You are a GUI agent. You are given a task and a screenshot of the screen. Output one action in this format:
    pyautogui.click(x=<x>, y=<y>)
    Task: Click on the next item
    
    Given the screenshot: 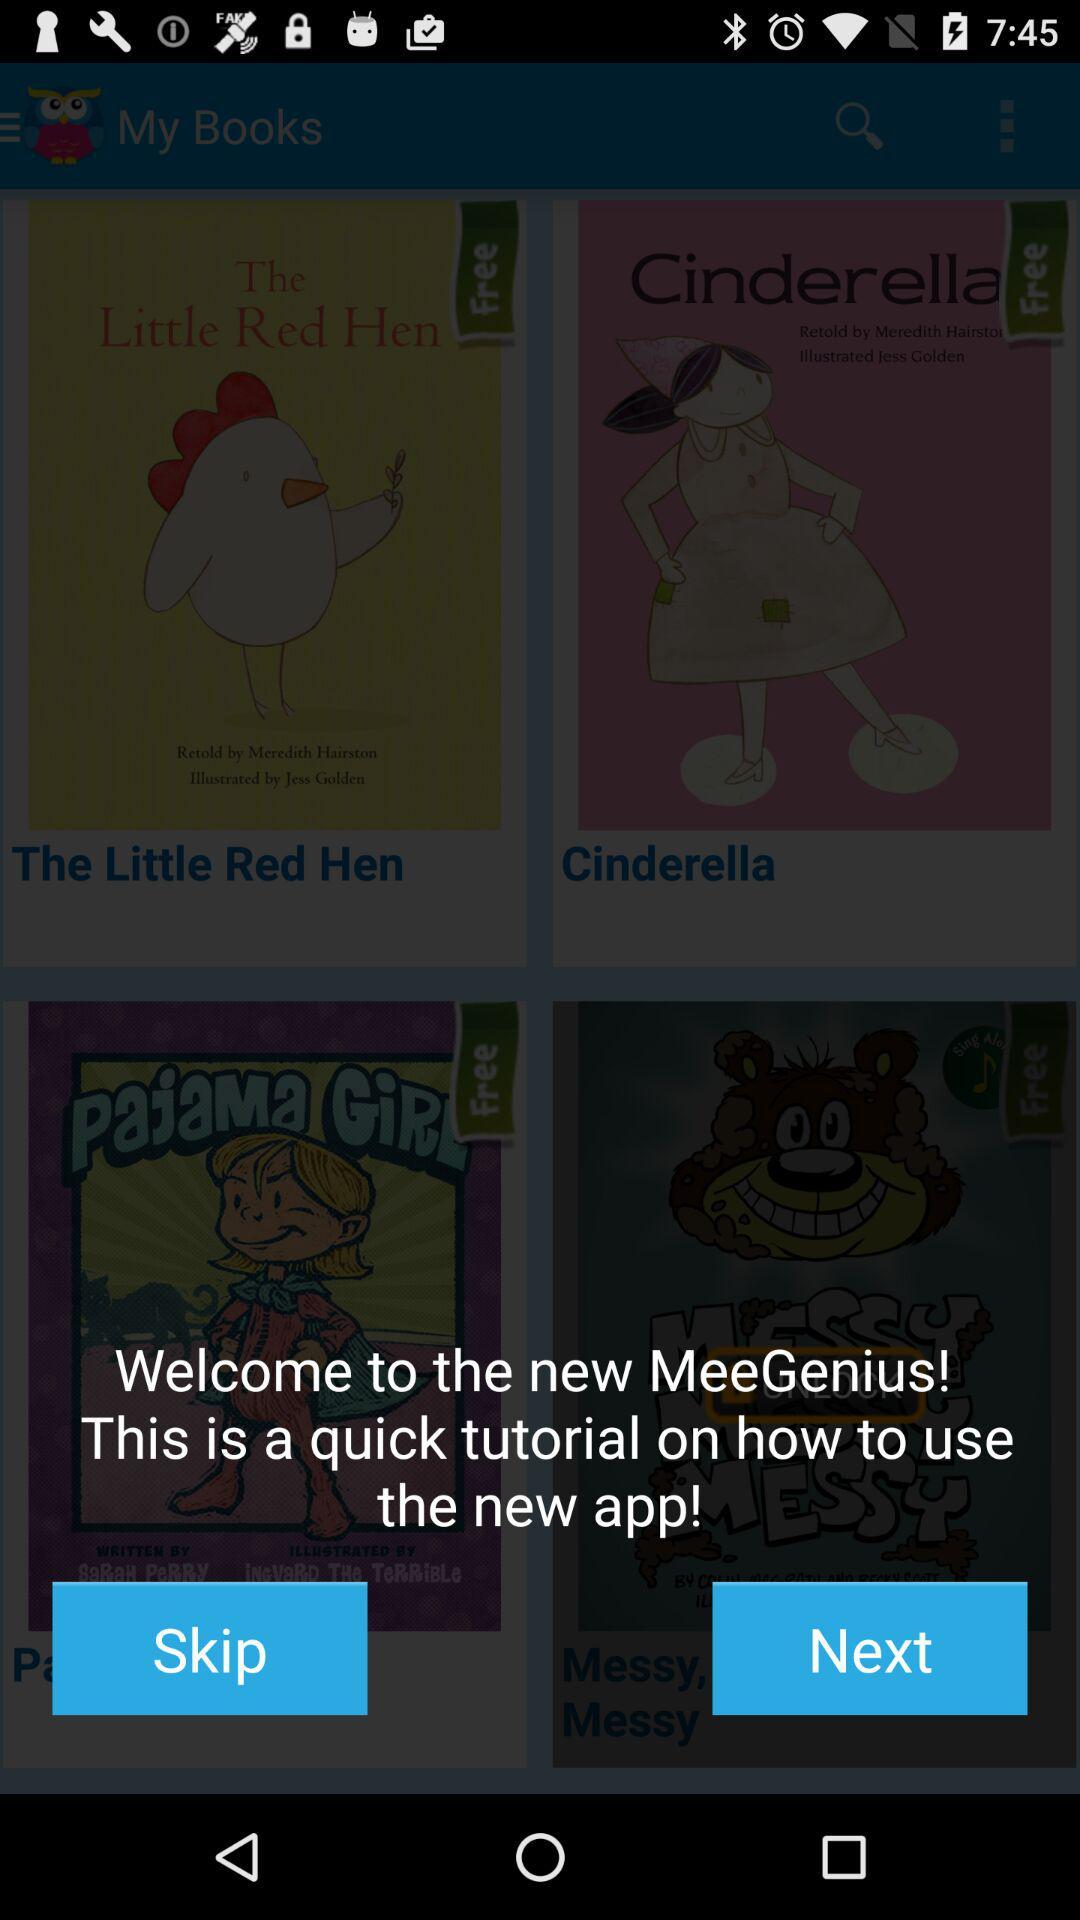 What is the action you would take?
    pyautogui.click(x=869, y=1648)
    